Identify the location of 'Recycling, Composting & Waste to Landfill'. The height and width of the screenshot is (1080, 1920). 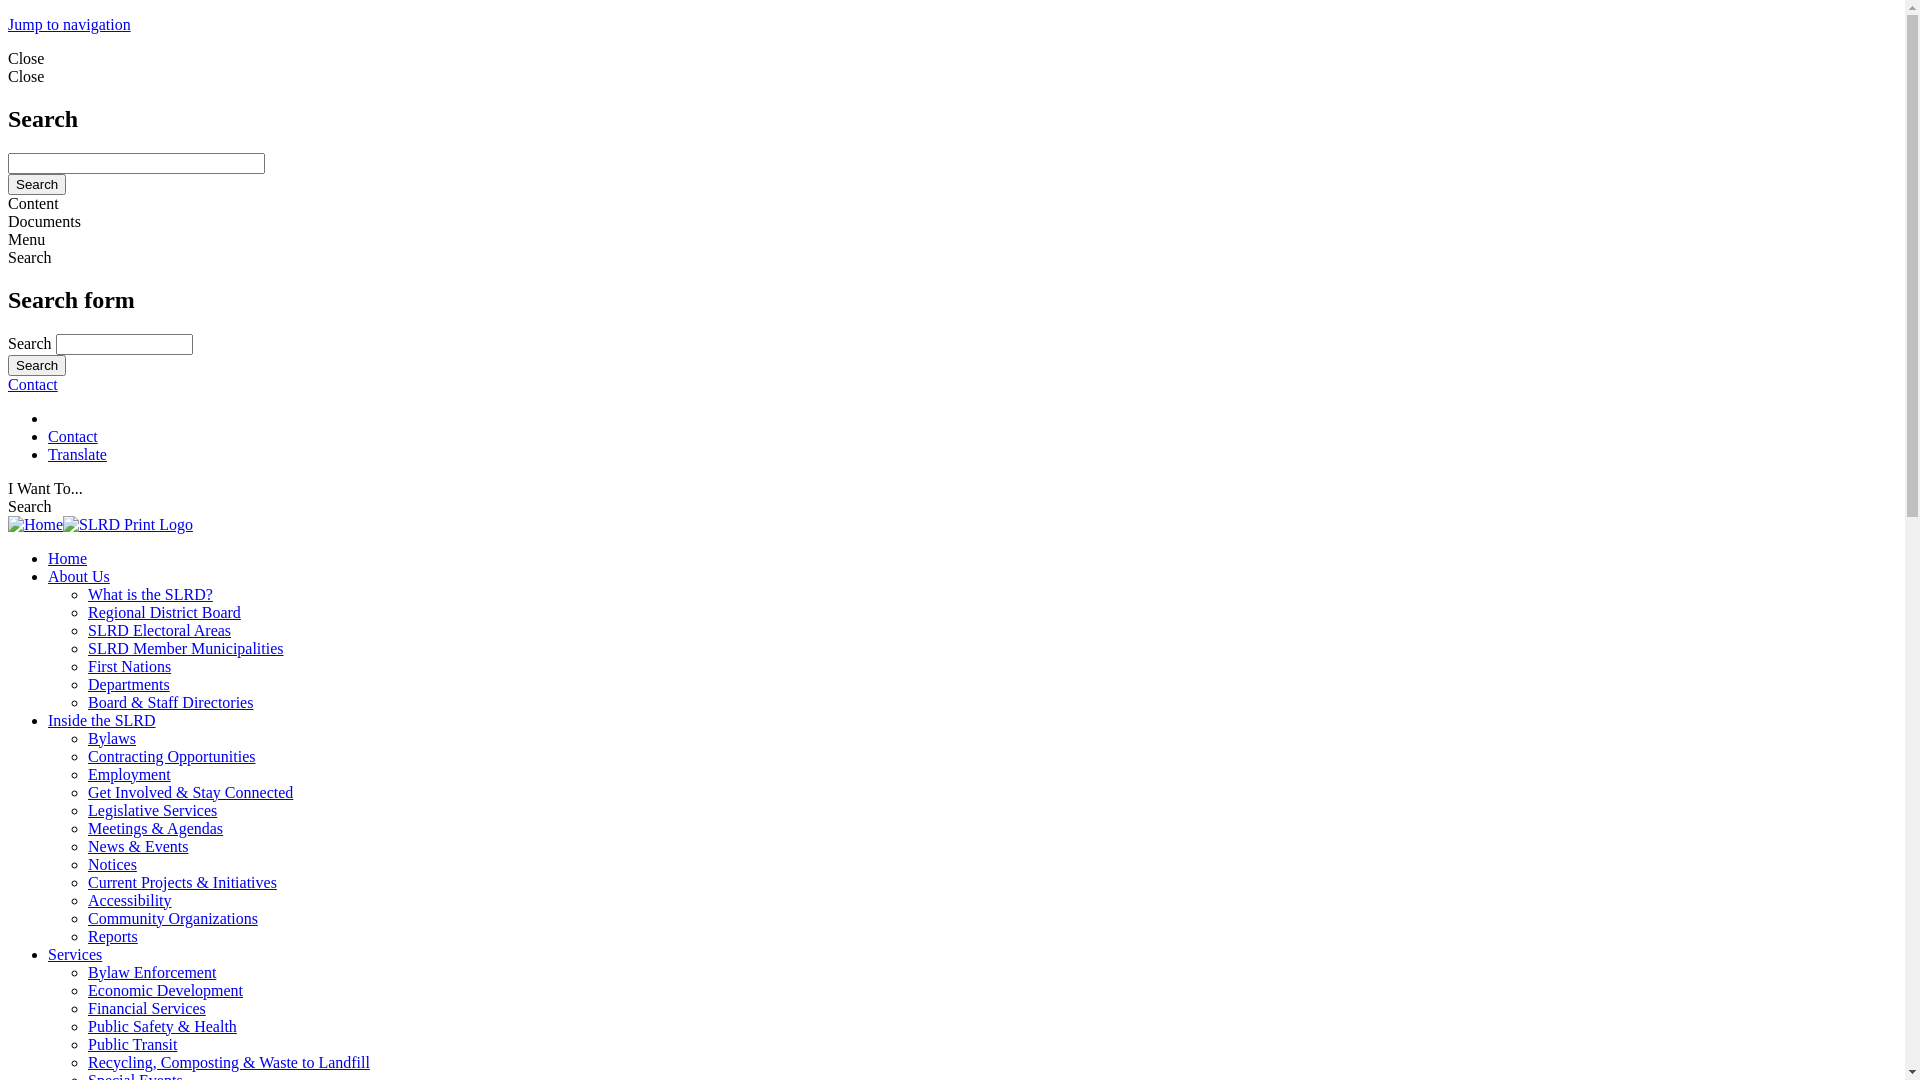
(229, 1061).